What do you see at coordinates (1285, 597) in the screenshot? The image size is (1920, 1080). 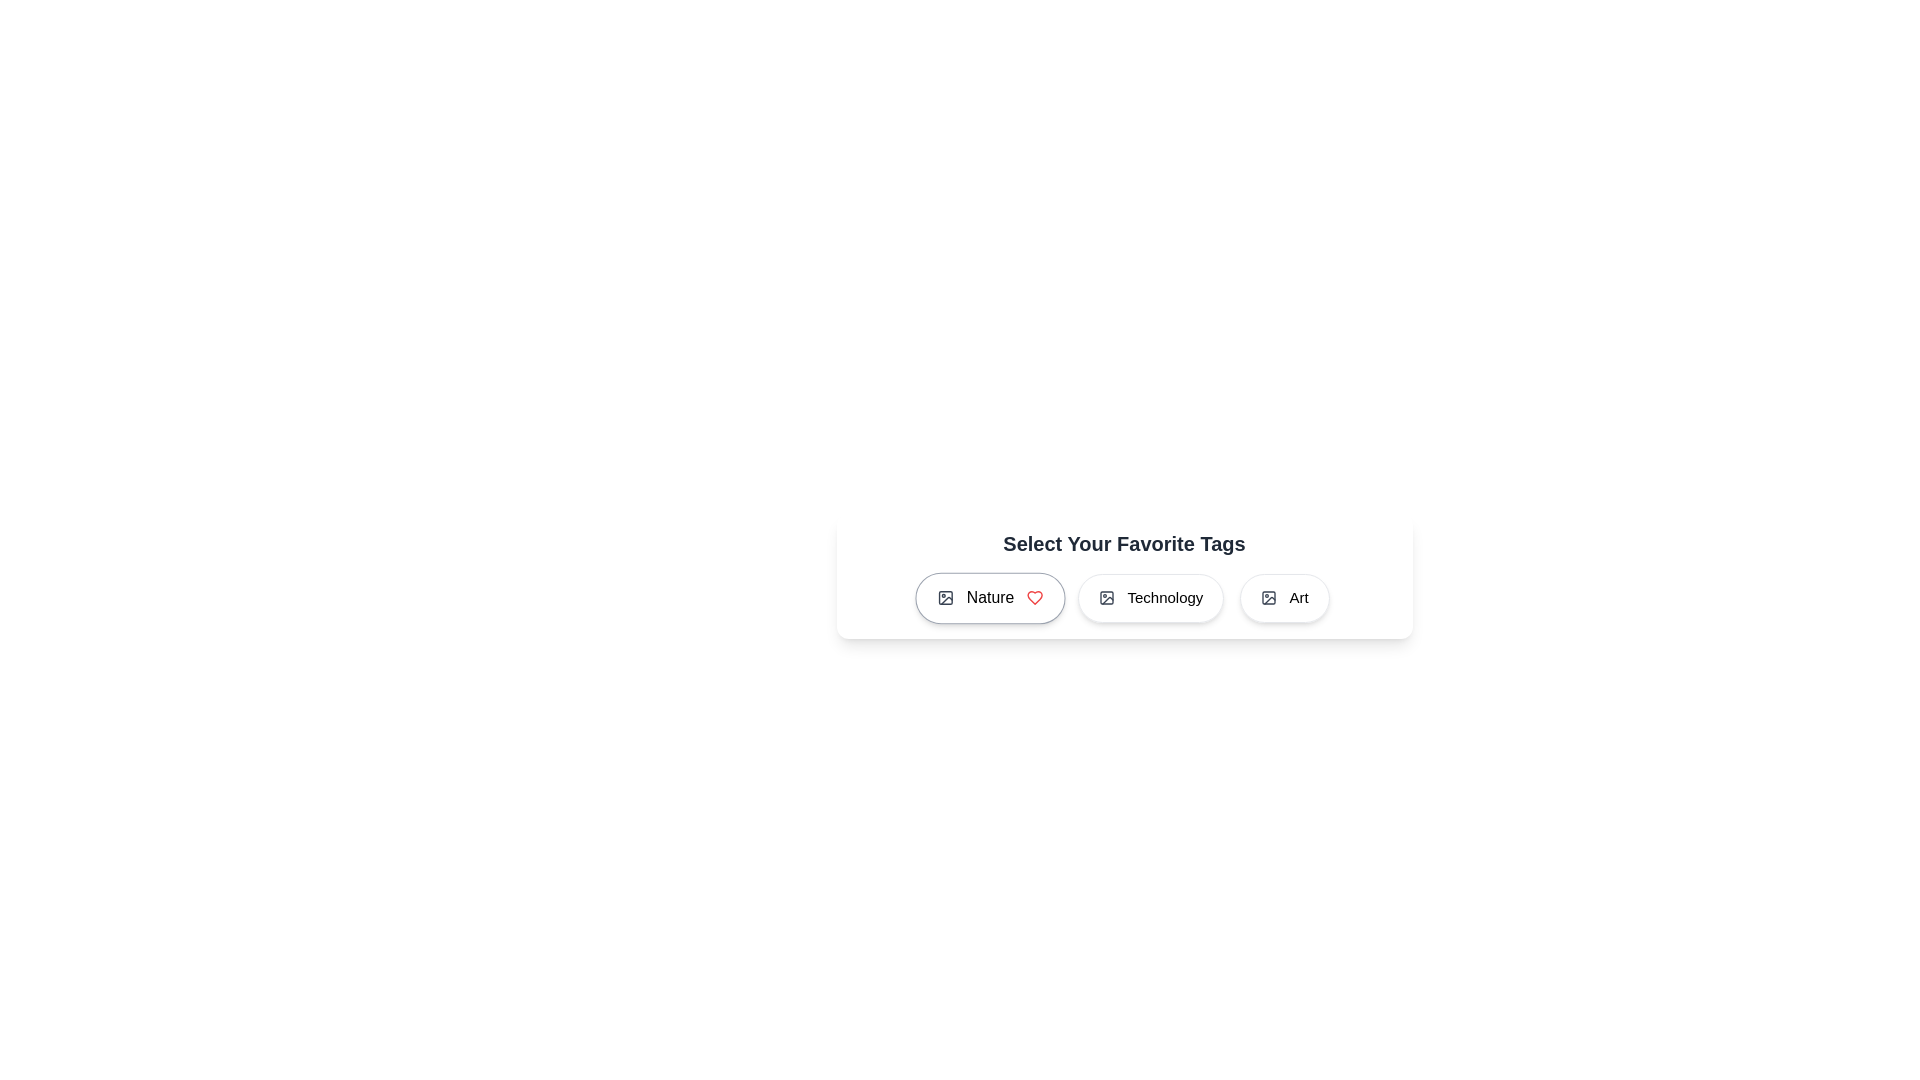 I see `the tag Art` at bounding box center [1285, 597].